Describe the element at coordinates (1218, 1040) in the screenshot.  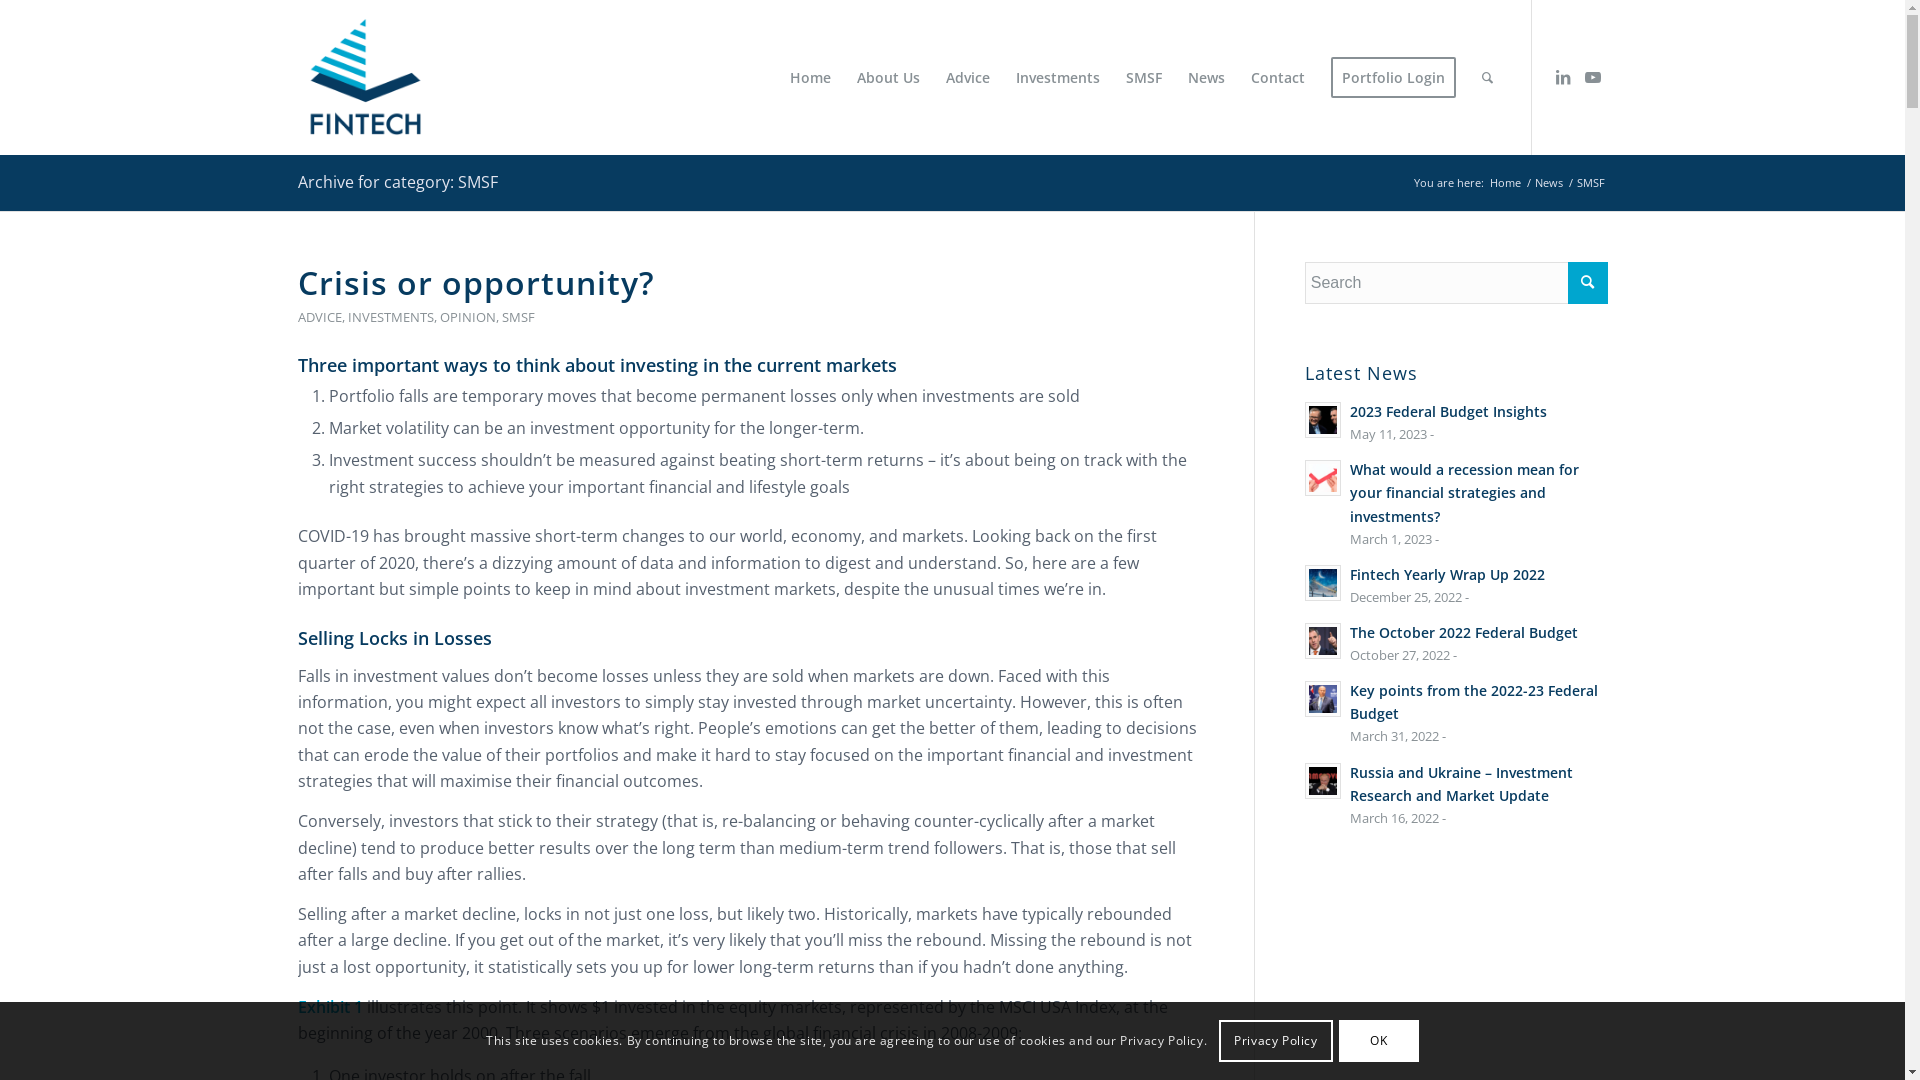
I see `'Privacy Policy'` at that location.